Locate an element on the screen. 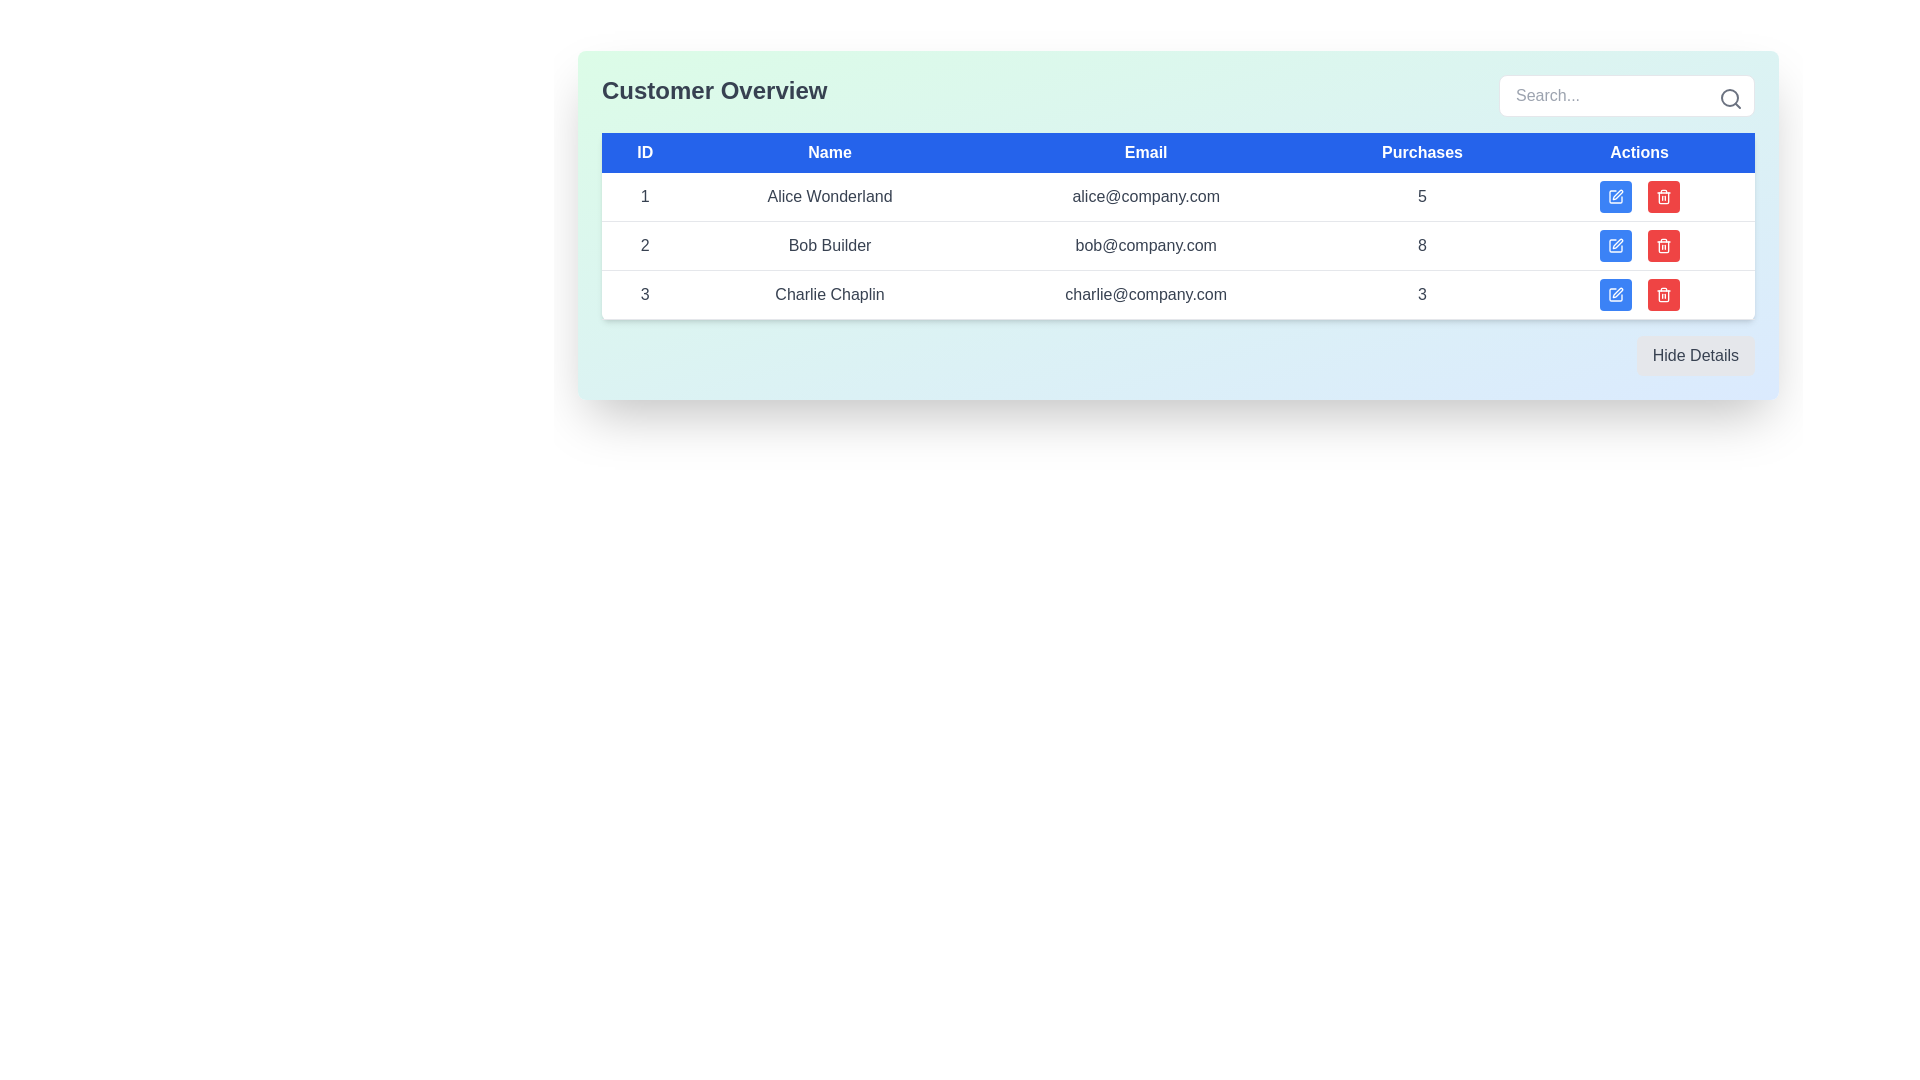 The image size is (1920, 1080). the static text element displaying 'Bob Builder' located in the second row under the 'Name' column, between the 'ID' and 'Email' columns is located at coordinates (830, 245).